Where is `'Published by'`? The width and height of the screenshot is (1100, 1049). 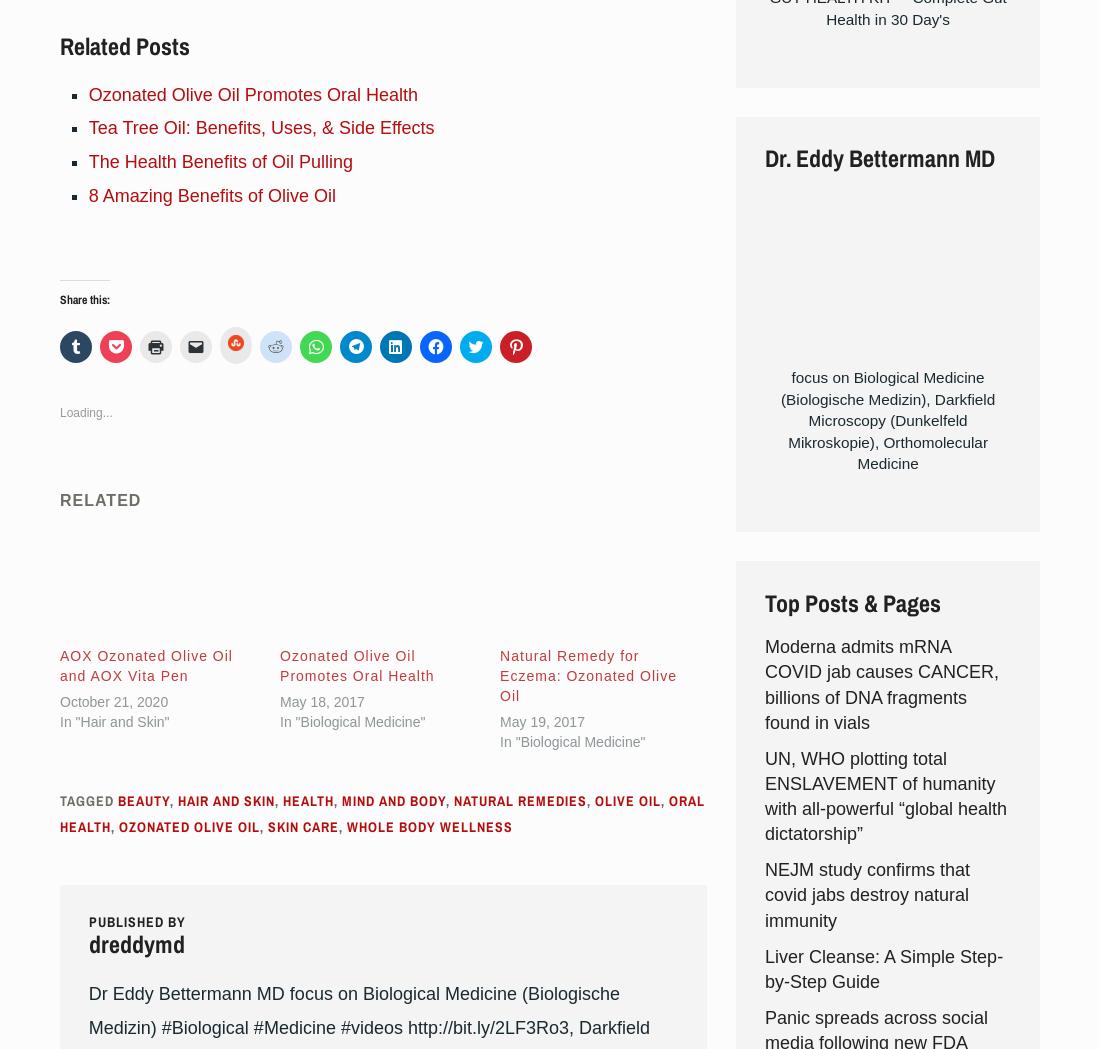
'Published by' is located at coordinates (136, 920).